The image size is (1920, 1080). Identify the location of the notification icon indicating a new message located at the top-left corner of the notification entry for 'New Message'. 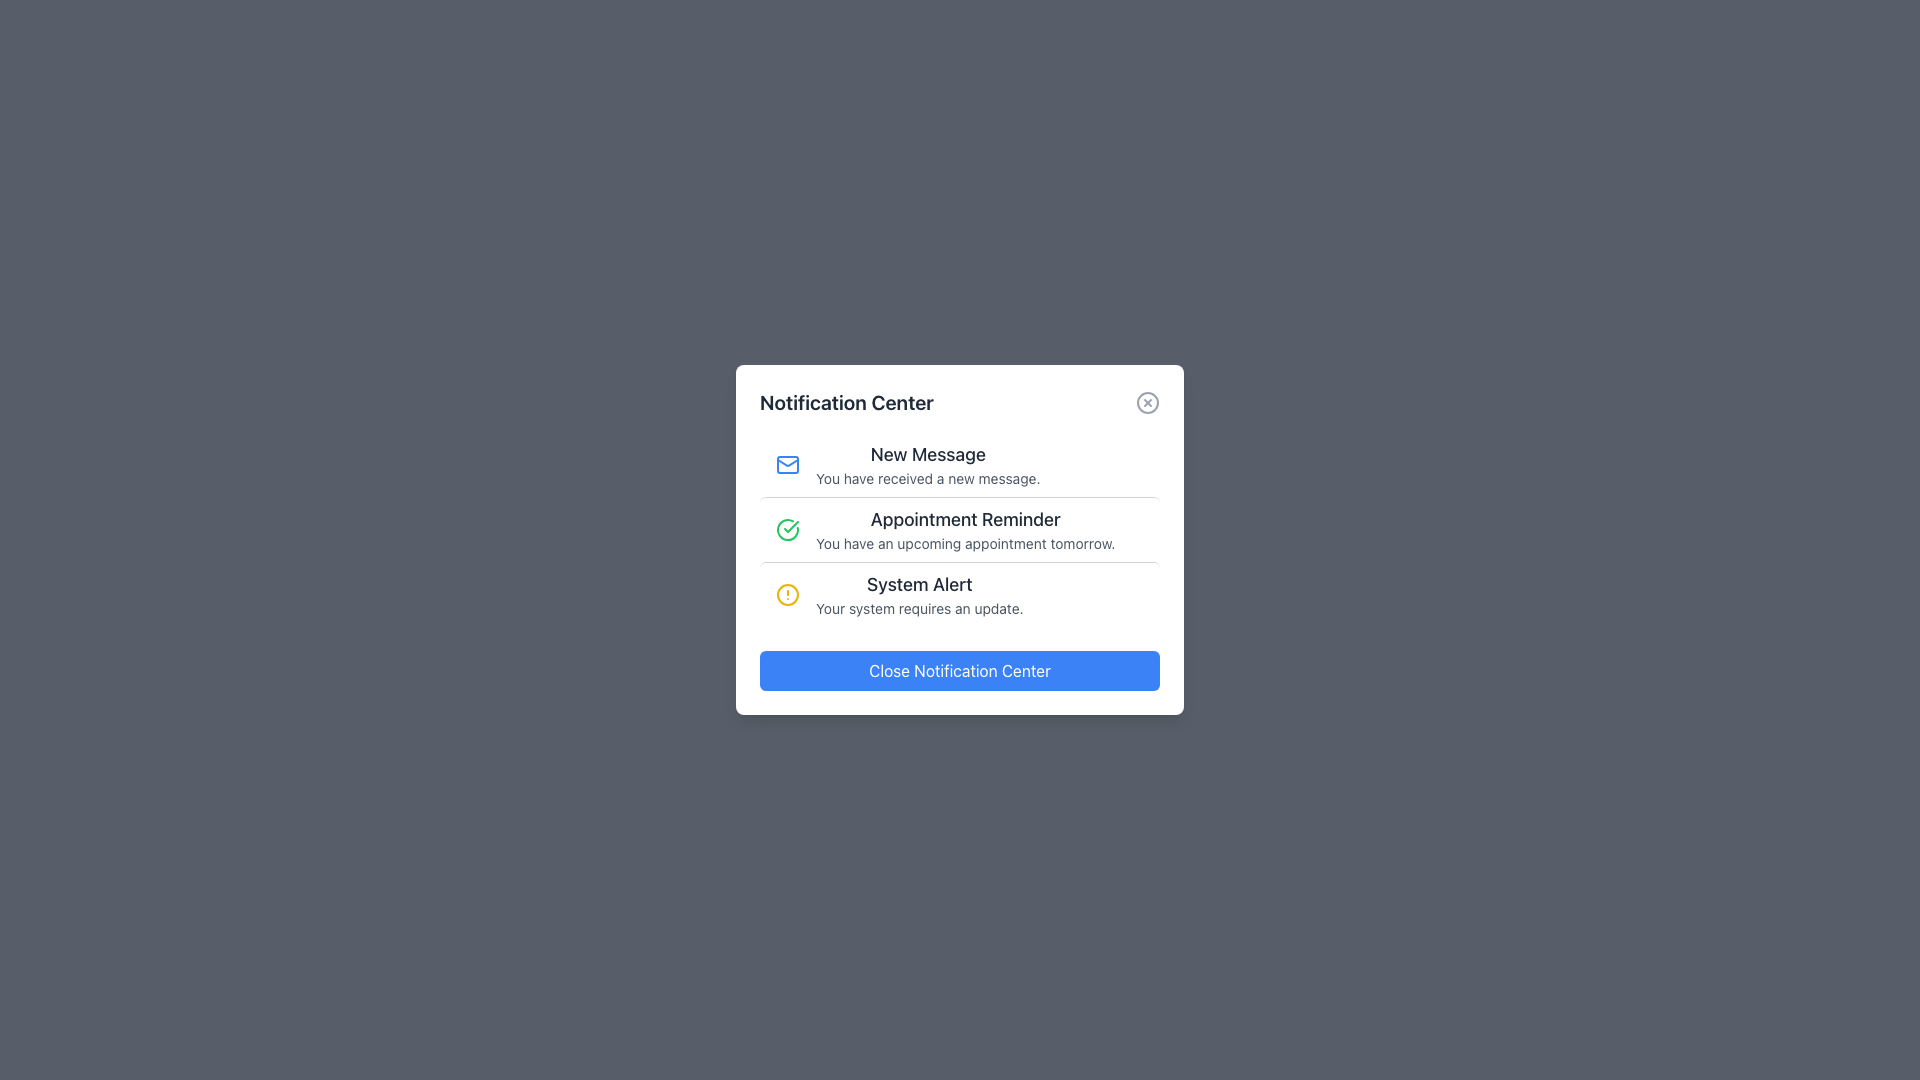
(786, 465).